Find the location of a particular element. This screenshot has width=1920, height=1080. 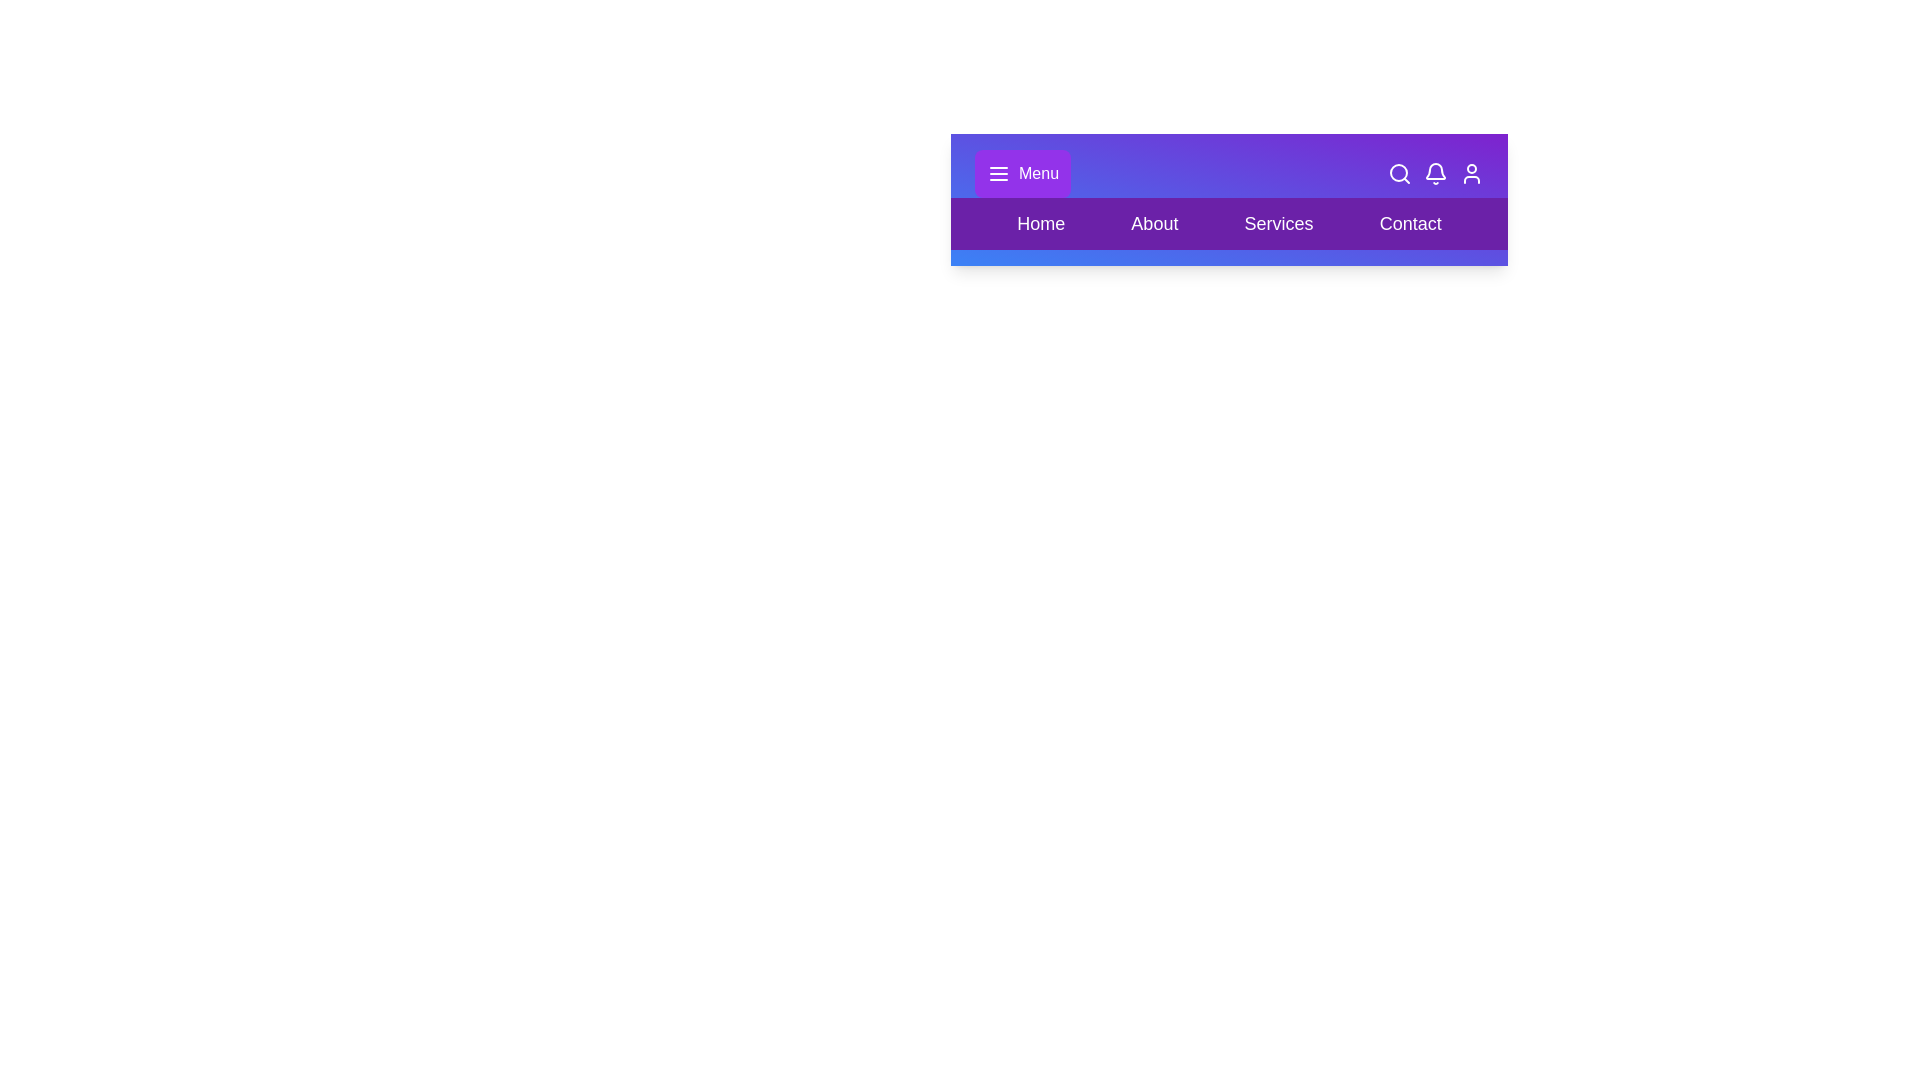

the section labeled Home in the layout is located at coordinates (1040, 223).